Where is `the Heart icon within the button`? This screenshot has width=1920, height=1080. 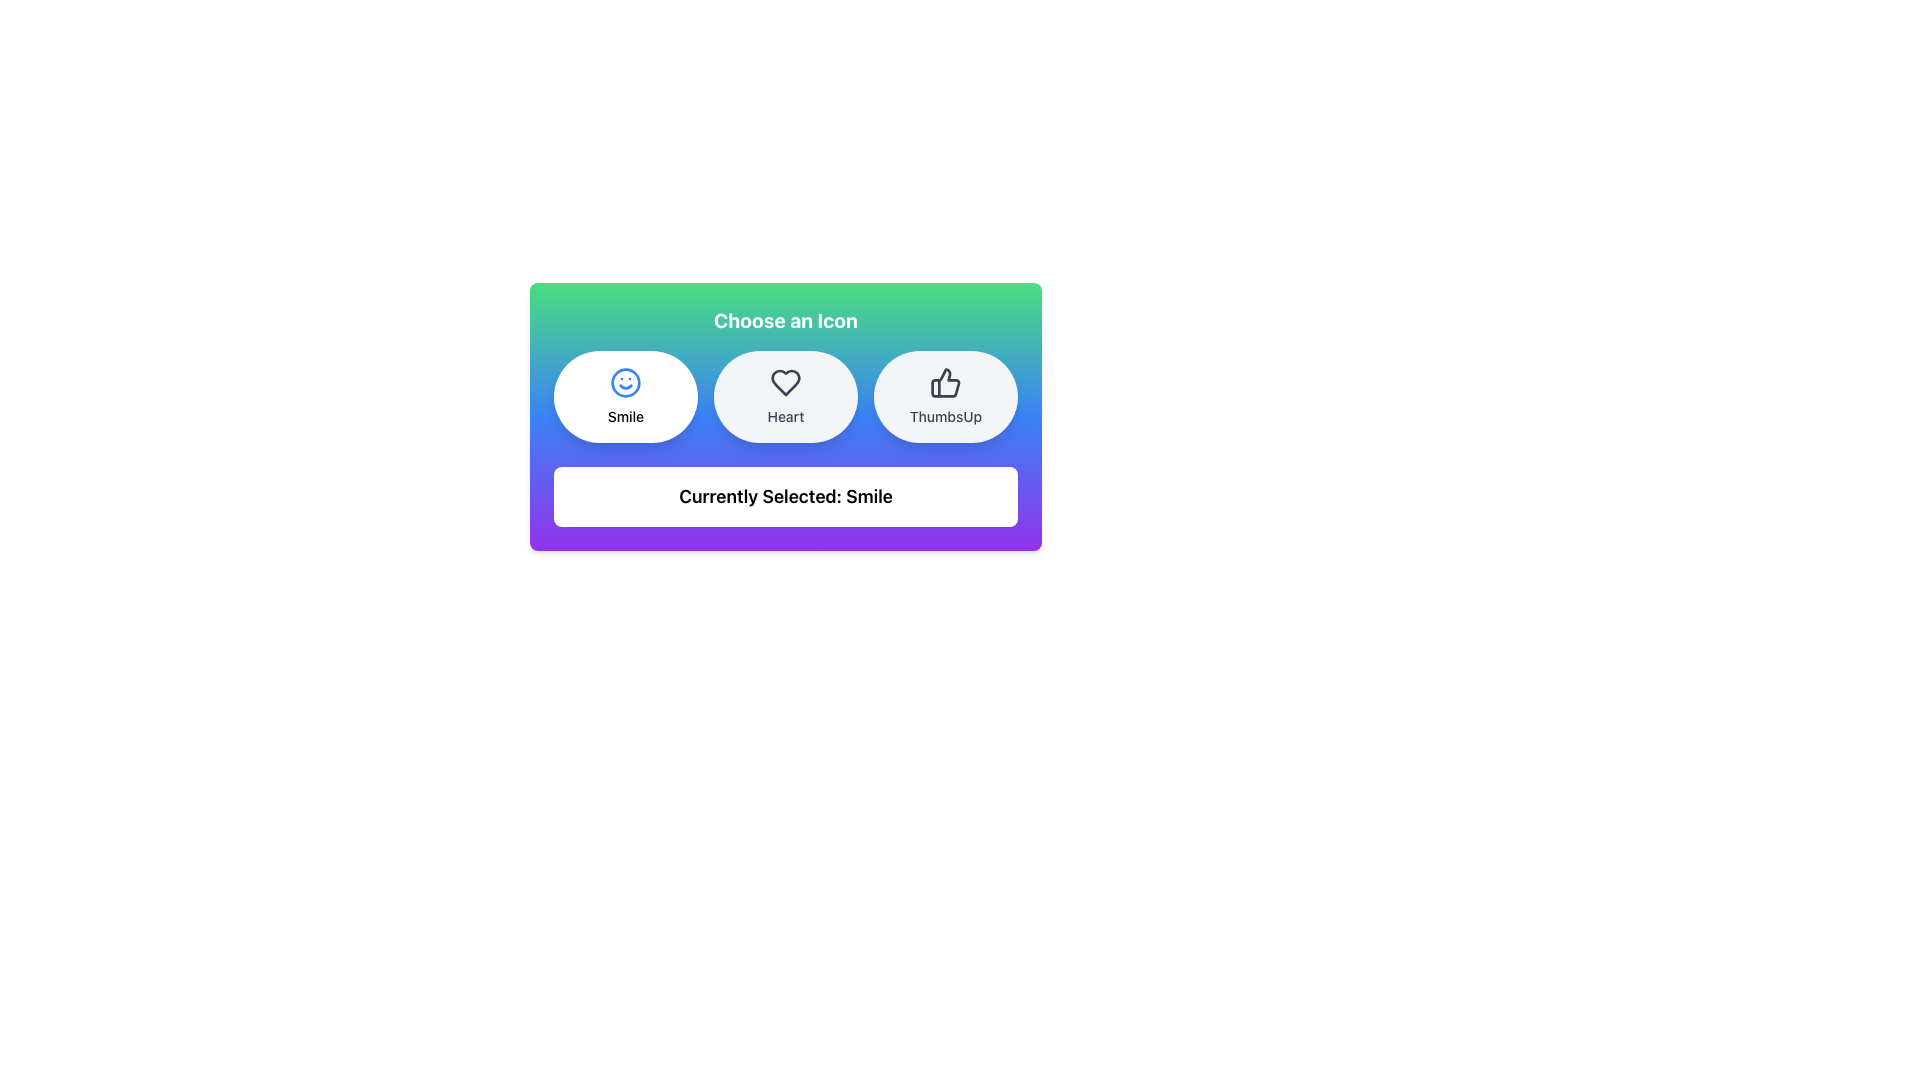 the Heart icon within the button is located at coordinates (785, 382).